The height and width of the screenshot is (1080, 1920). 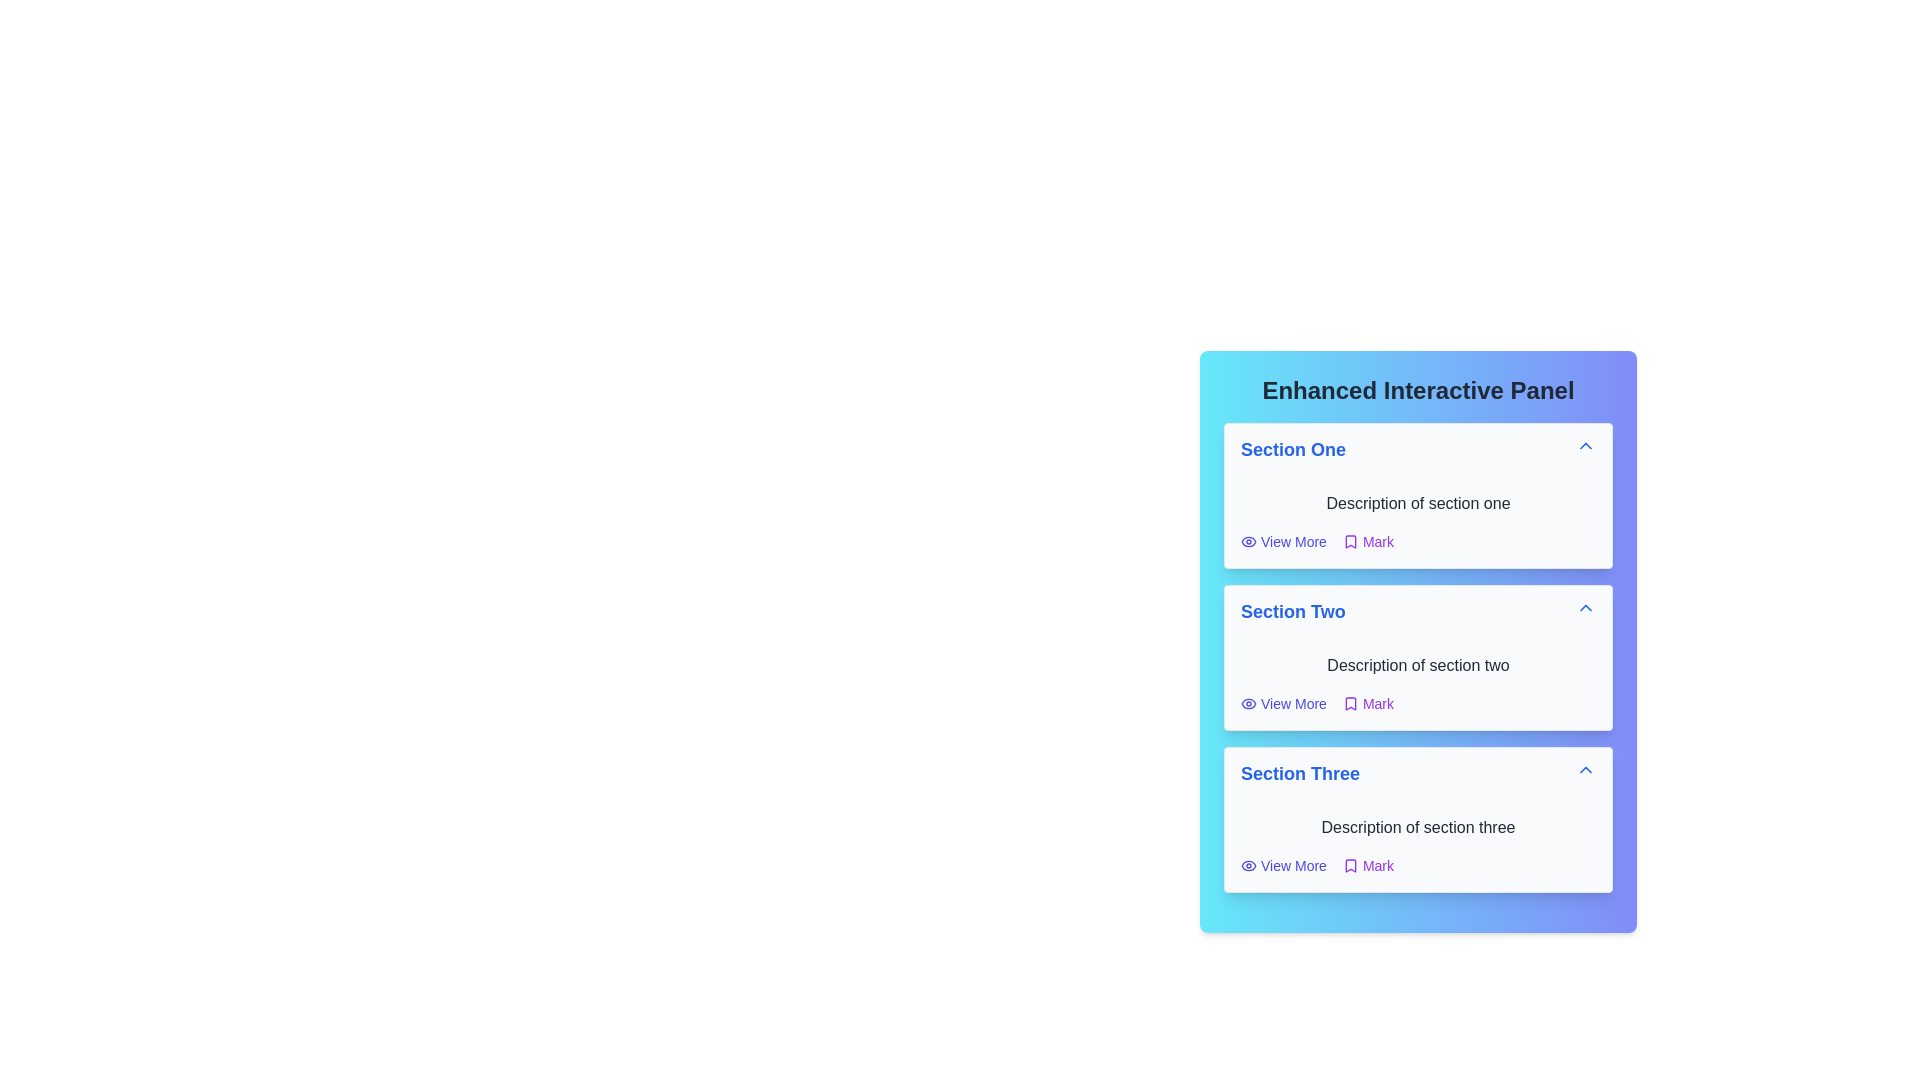 I want to click on the clickable link or button with an attached icon located in the bottom left corner of the 'Section Three' panel, so click(x=1283, y=865).